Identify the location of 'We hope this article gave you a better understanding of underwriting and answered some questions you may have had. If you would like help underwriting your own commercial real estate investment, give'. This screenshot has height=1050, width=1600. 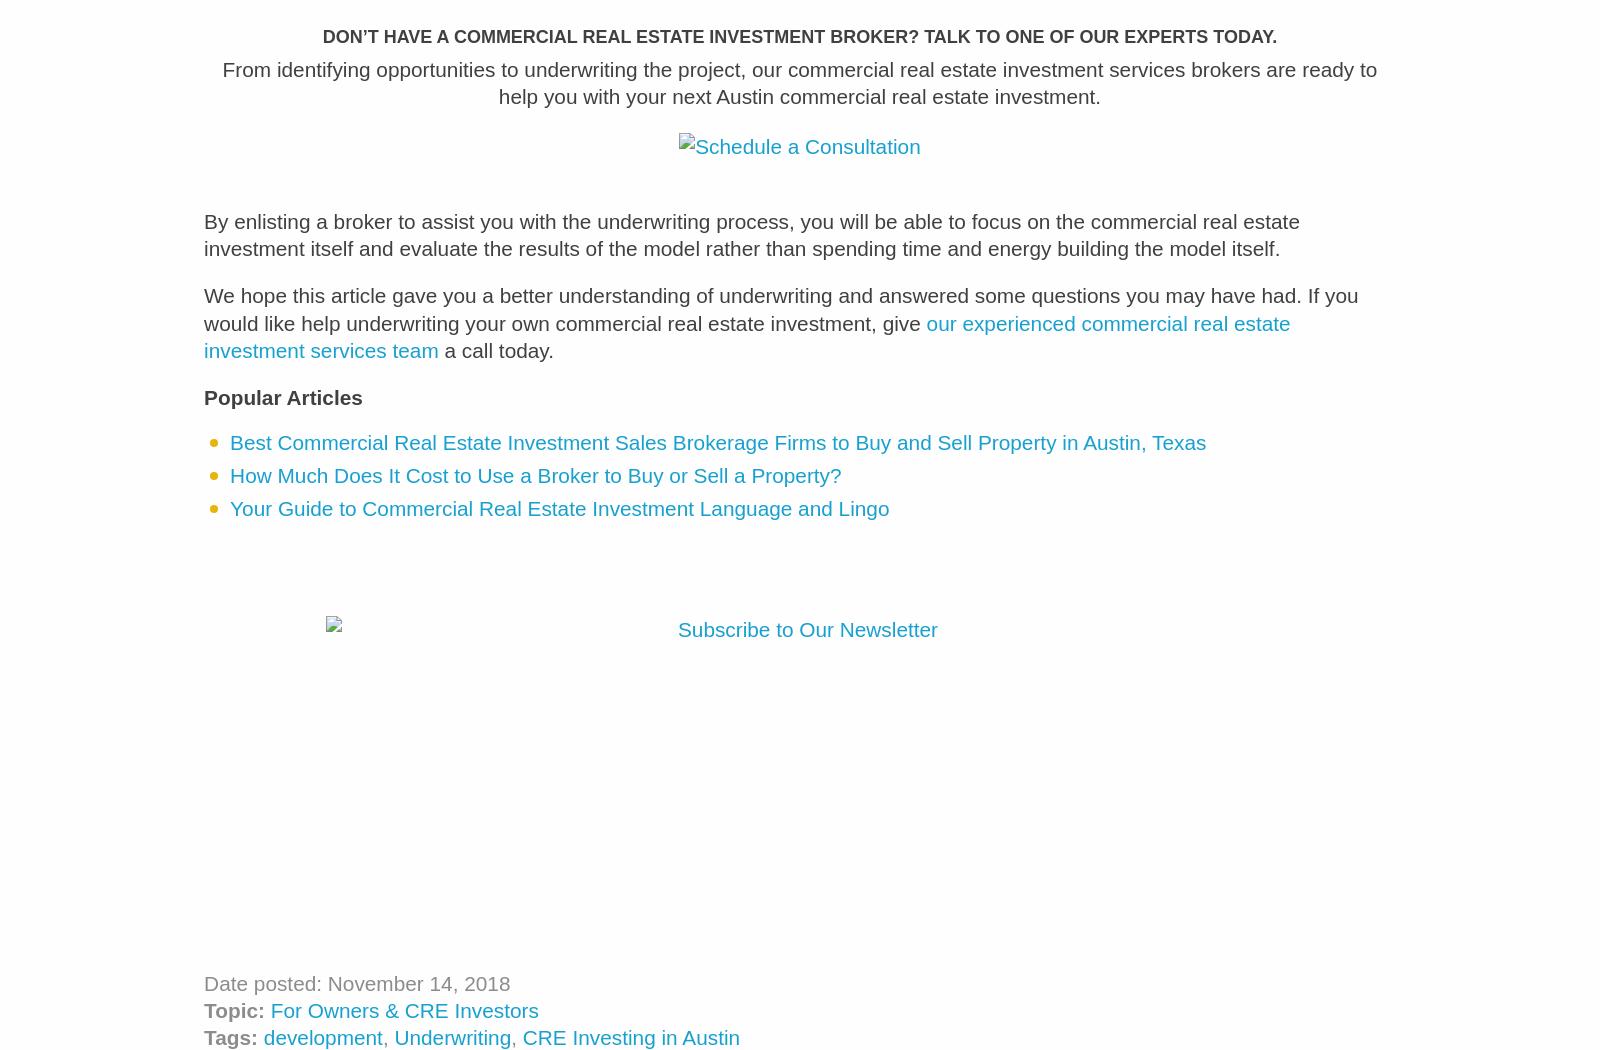
(780, 322).